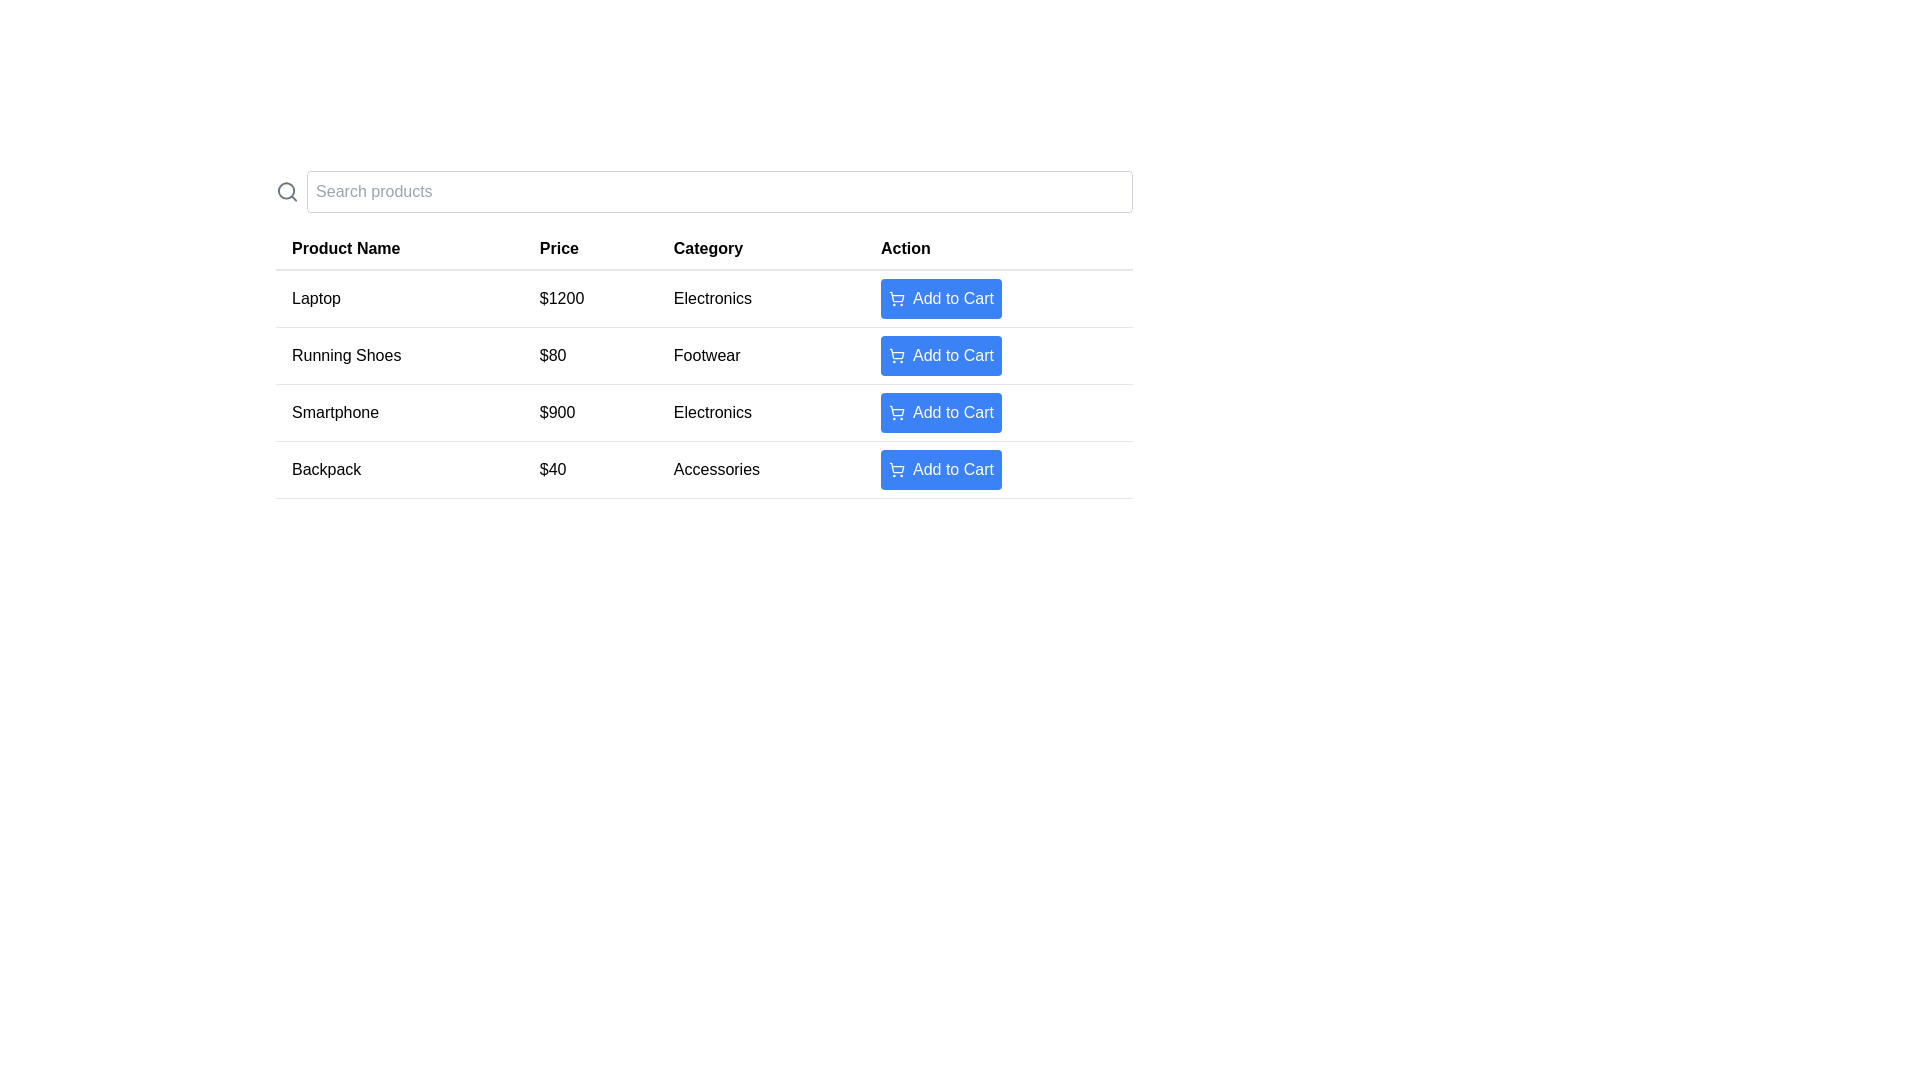 This screenshot has width=1920, height=1080. I want to click on the text label within the button that indicates adding 'Running Shoes' to the shopping cart, located in the 'Action' column of the second row, so click(952, 354).